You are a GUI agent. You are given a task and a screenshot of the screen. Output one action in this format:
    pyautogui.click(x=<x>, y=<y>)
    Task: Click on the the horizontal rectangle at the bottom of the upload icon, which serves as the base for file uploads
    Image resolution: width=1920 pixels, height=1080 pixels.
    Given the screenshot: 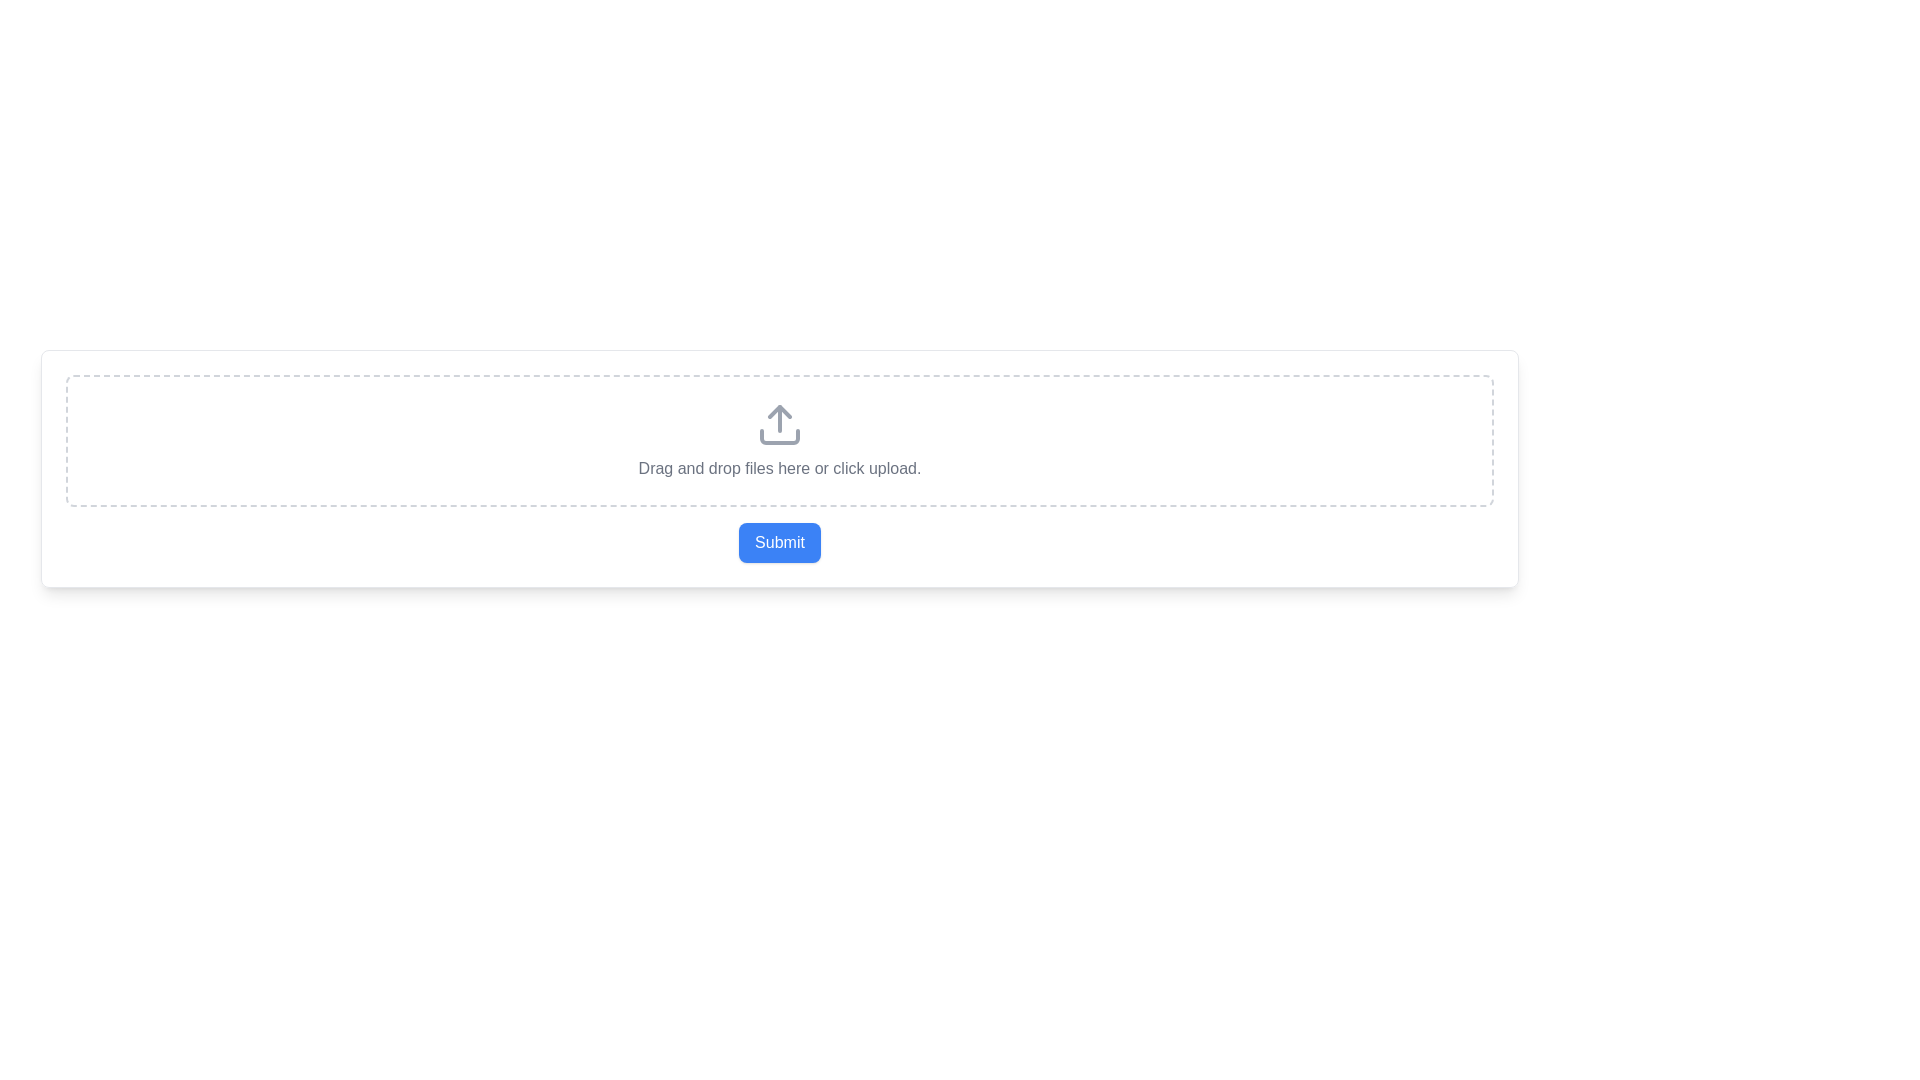 What is the action you would take?
    pyautogui.click(x=778, y=435)
    